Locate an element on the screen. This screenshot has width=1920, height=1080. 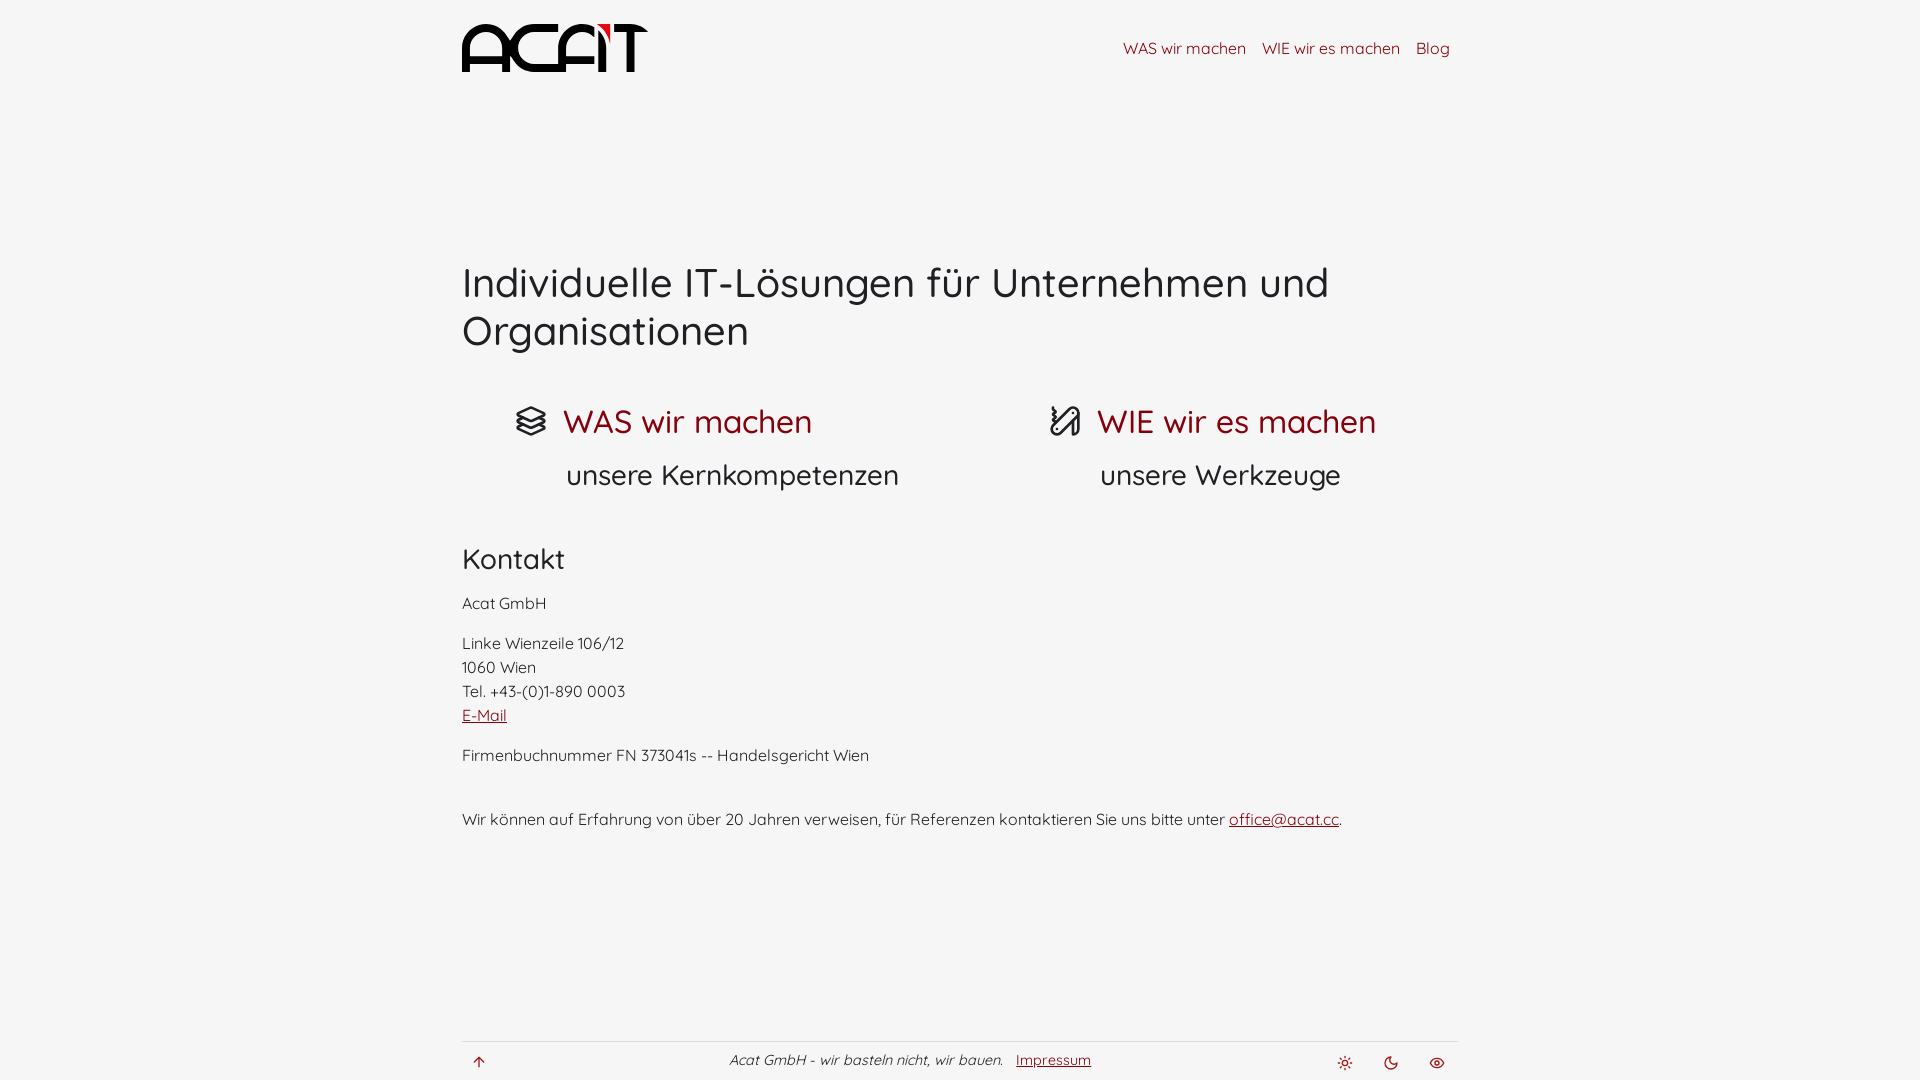
'Acat GmbH' is located at coordinates (568, 46).